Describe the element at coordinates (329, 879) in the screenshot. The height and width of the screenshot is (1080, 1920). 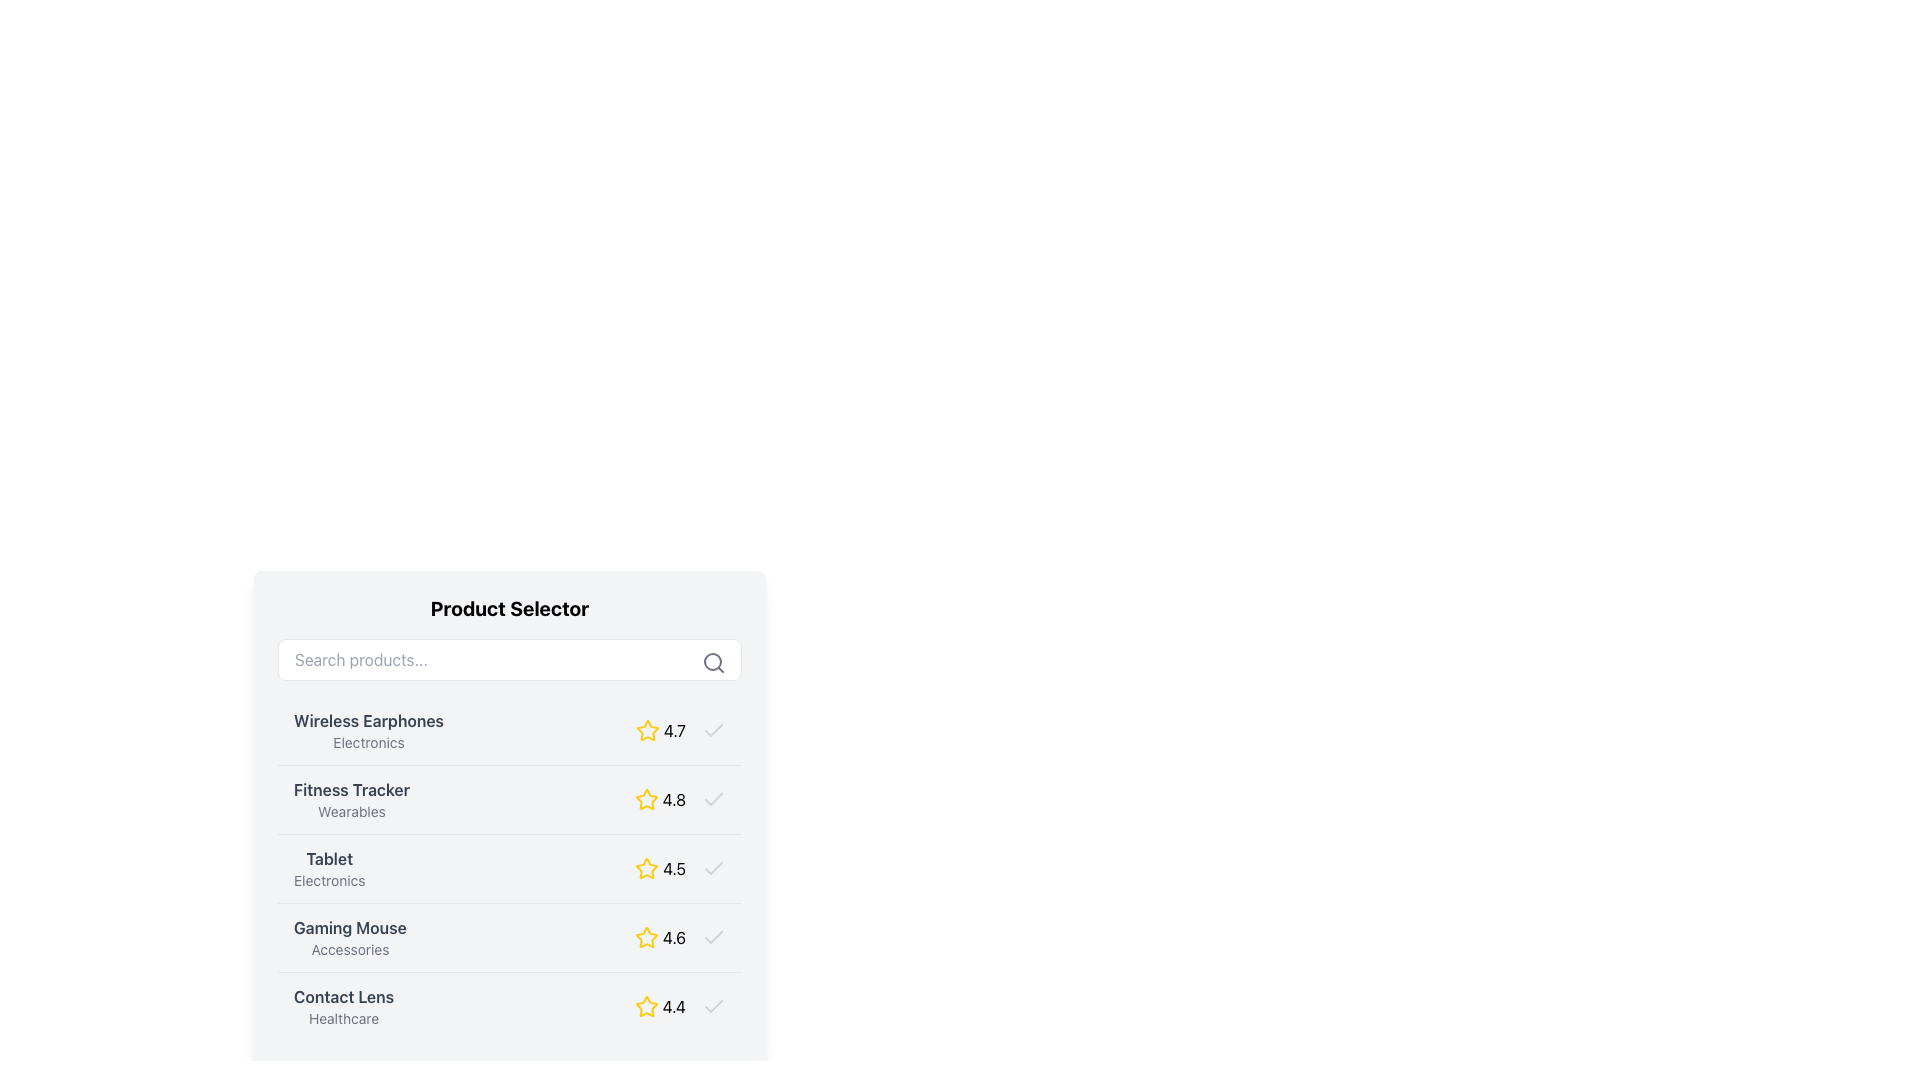
I see `the Text Label element that serves as a category label for the product 'Tablet', which is positioned directly below the text 'Tablet' in the product category interface` at that location.